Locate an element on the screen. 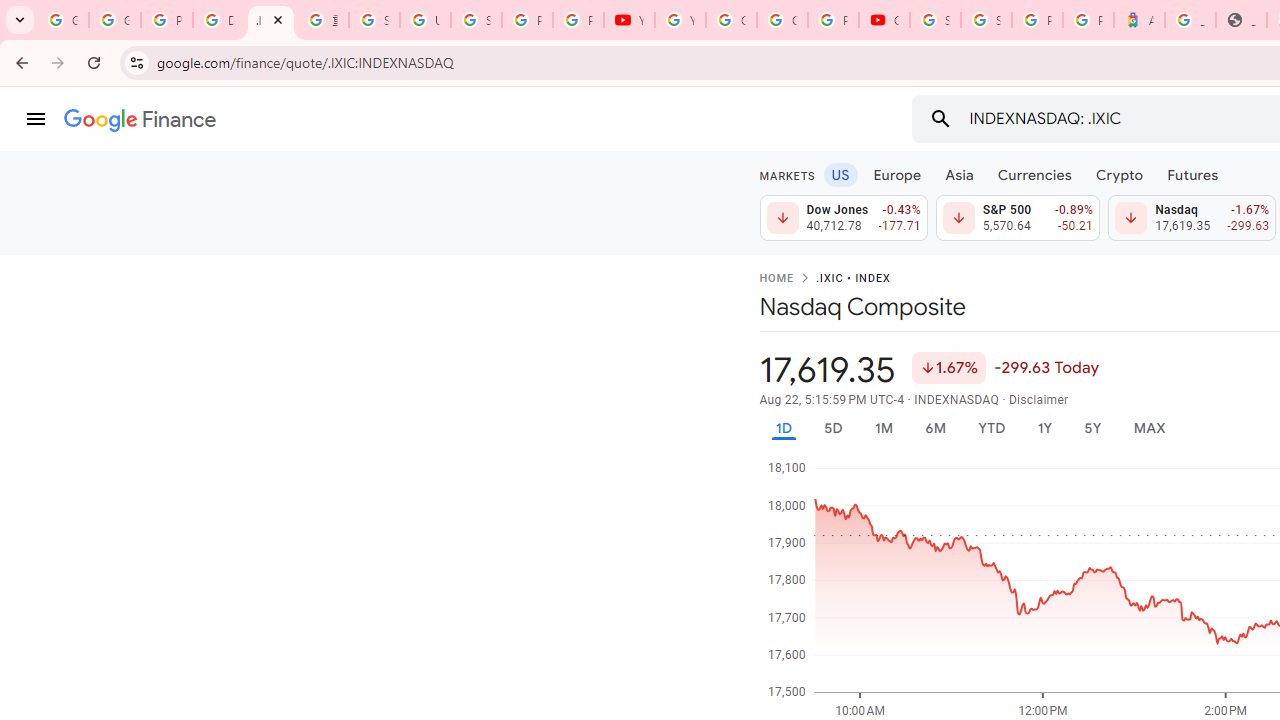  'Create your Google Account' is located at coordinates (781, 20).